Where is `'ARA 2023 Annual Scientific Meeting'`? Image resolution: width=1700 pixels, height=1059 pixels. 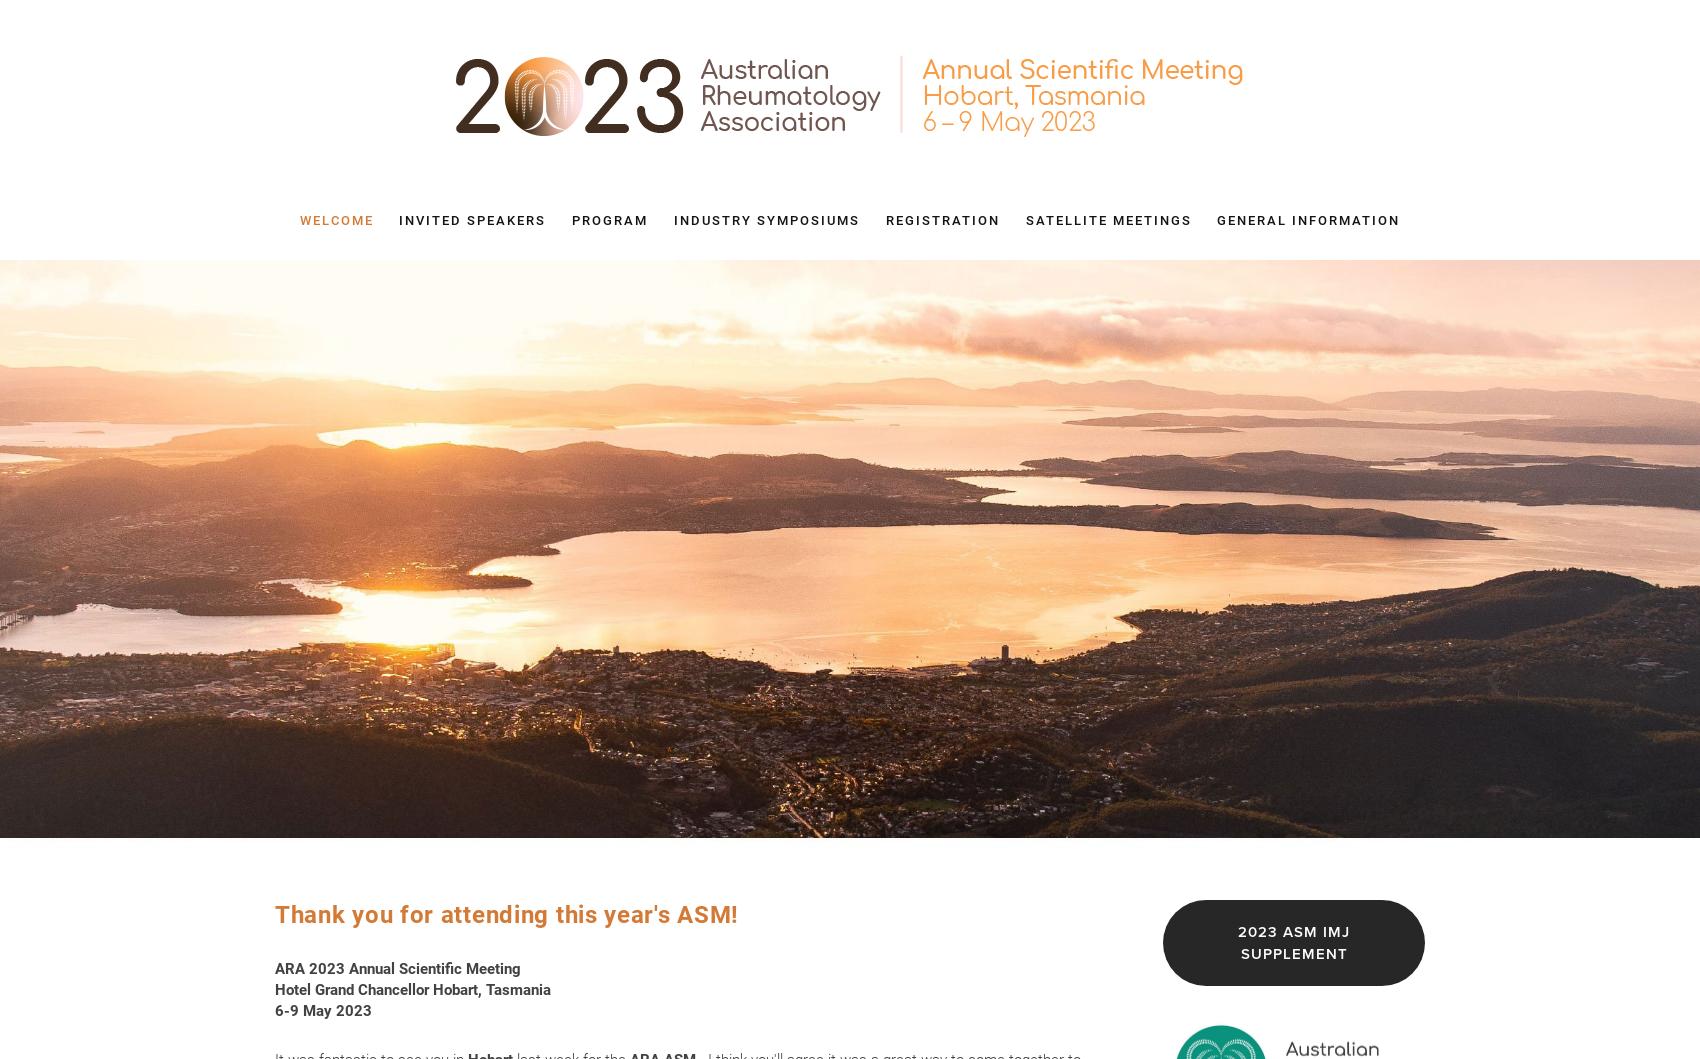
'ARA 2023 Annual Scientific Meeting' is located at coordinates (396, 967).